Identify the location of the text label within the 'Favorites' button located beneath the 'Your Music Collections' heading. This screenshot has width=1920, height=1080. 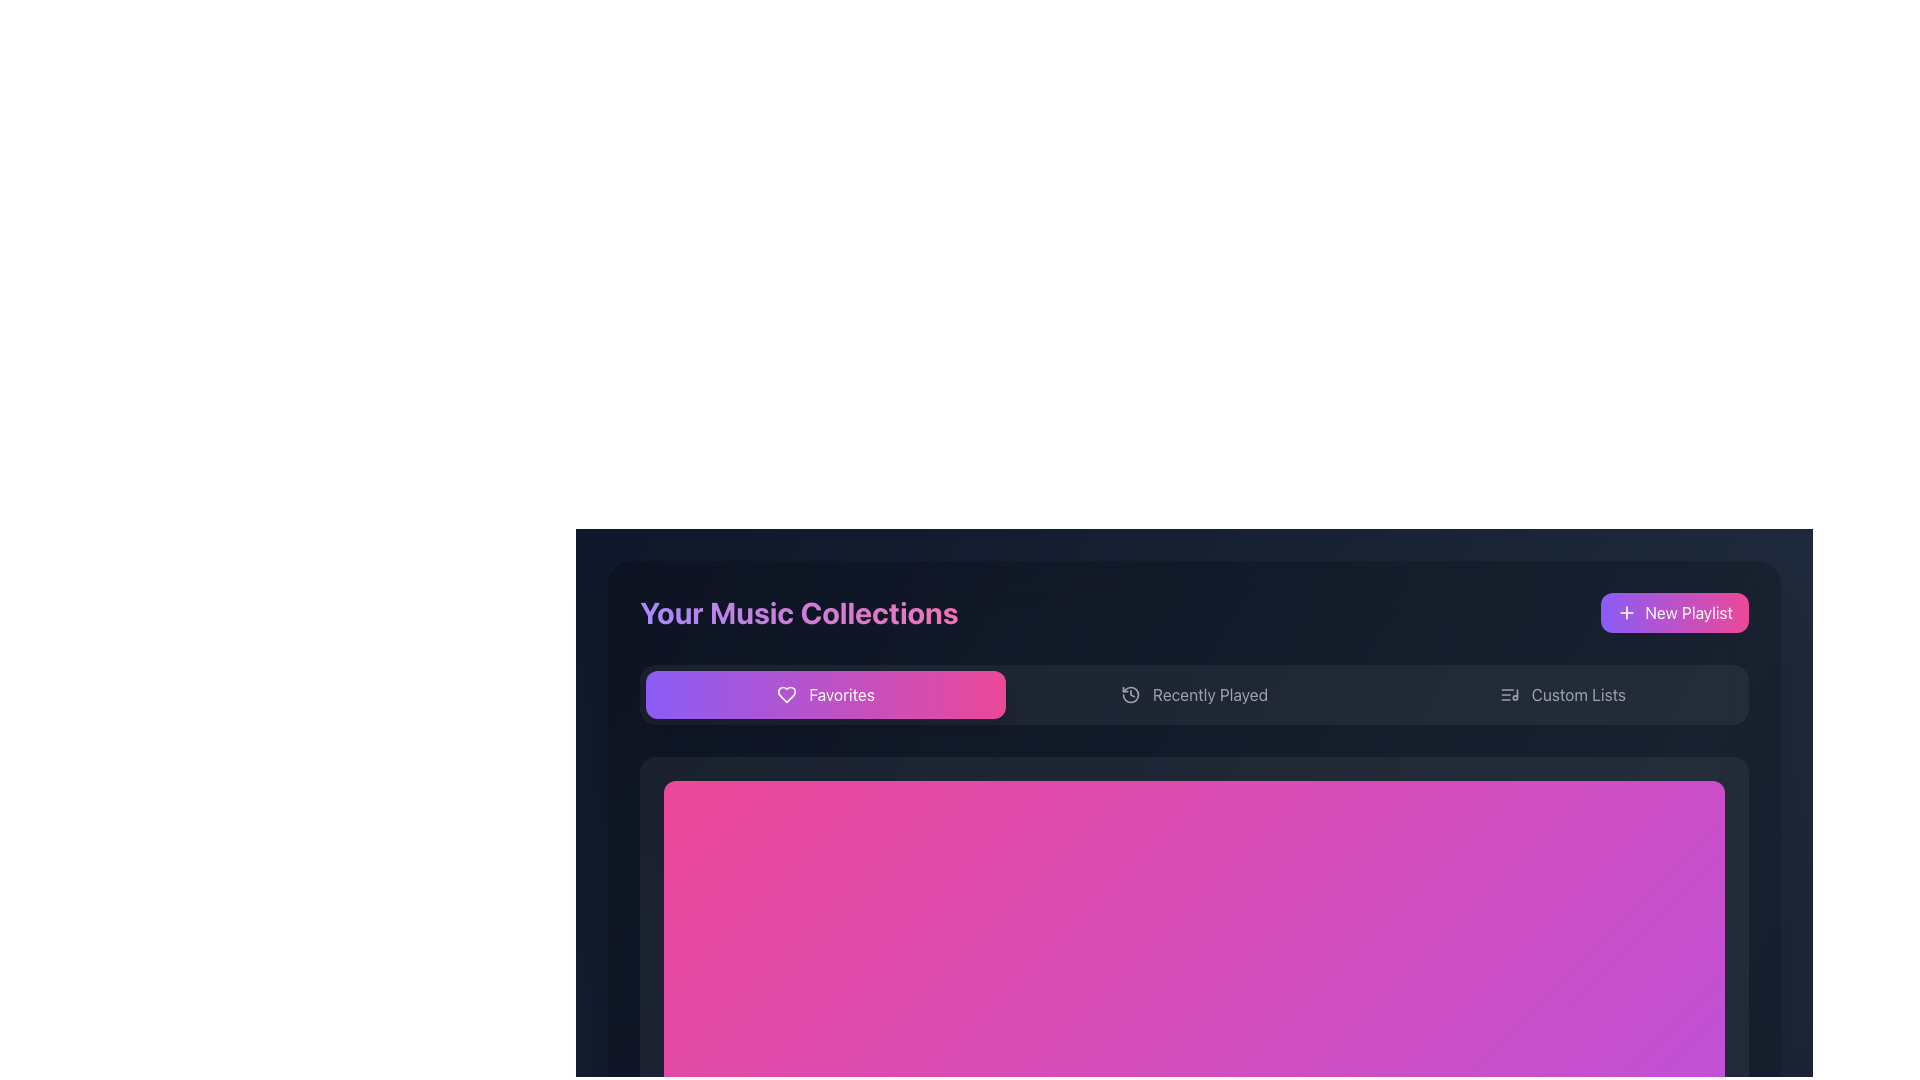
(842, 693).